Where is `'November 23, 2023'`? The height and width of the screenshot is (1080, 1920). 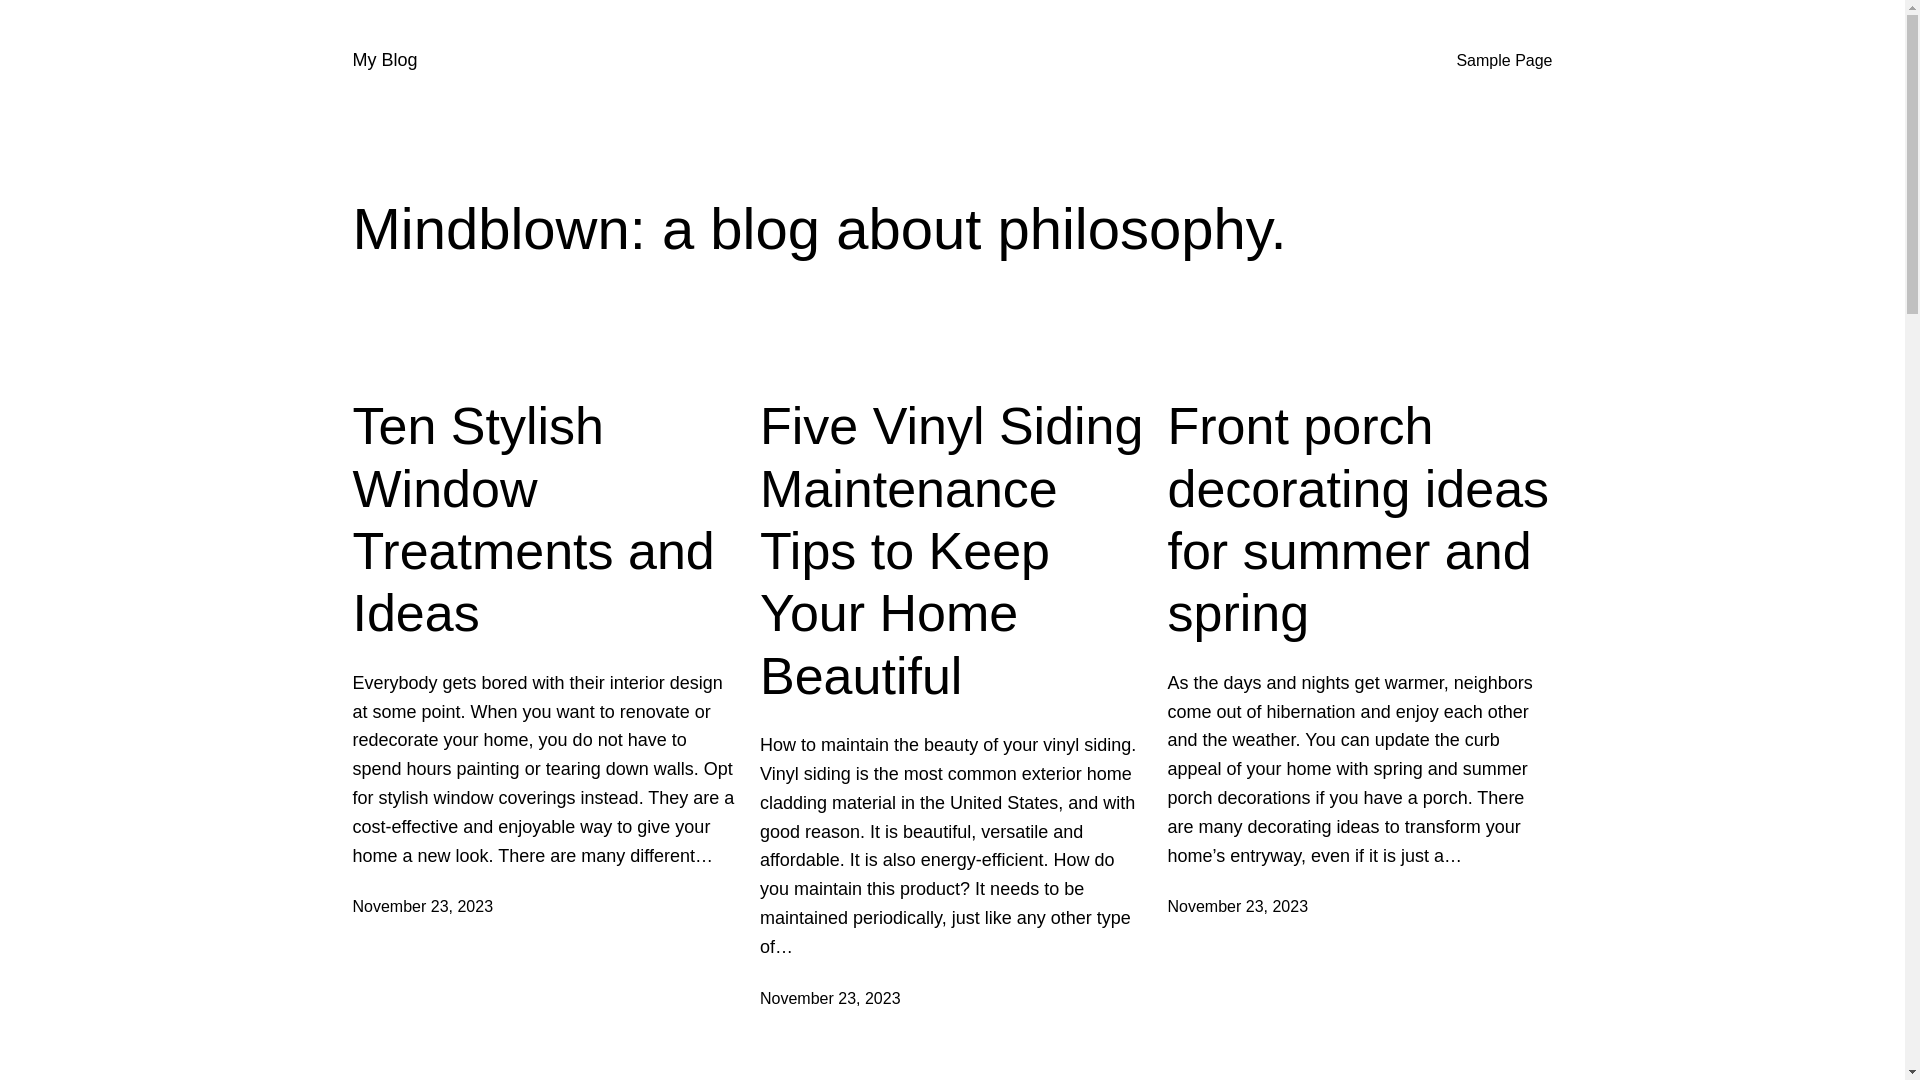 'November 23, 2023' is located at coordinates (1237, 906).